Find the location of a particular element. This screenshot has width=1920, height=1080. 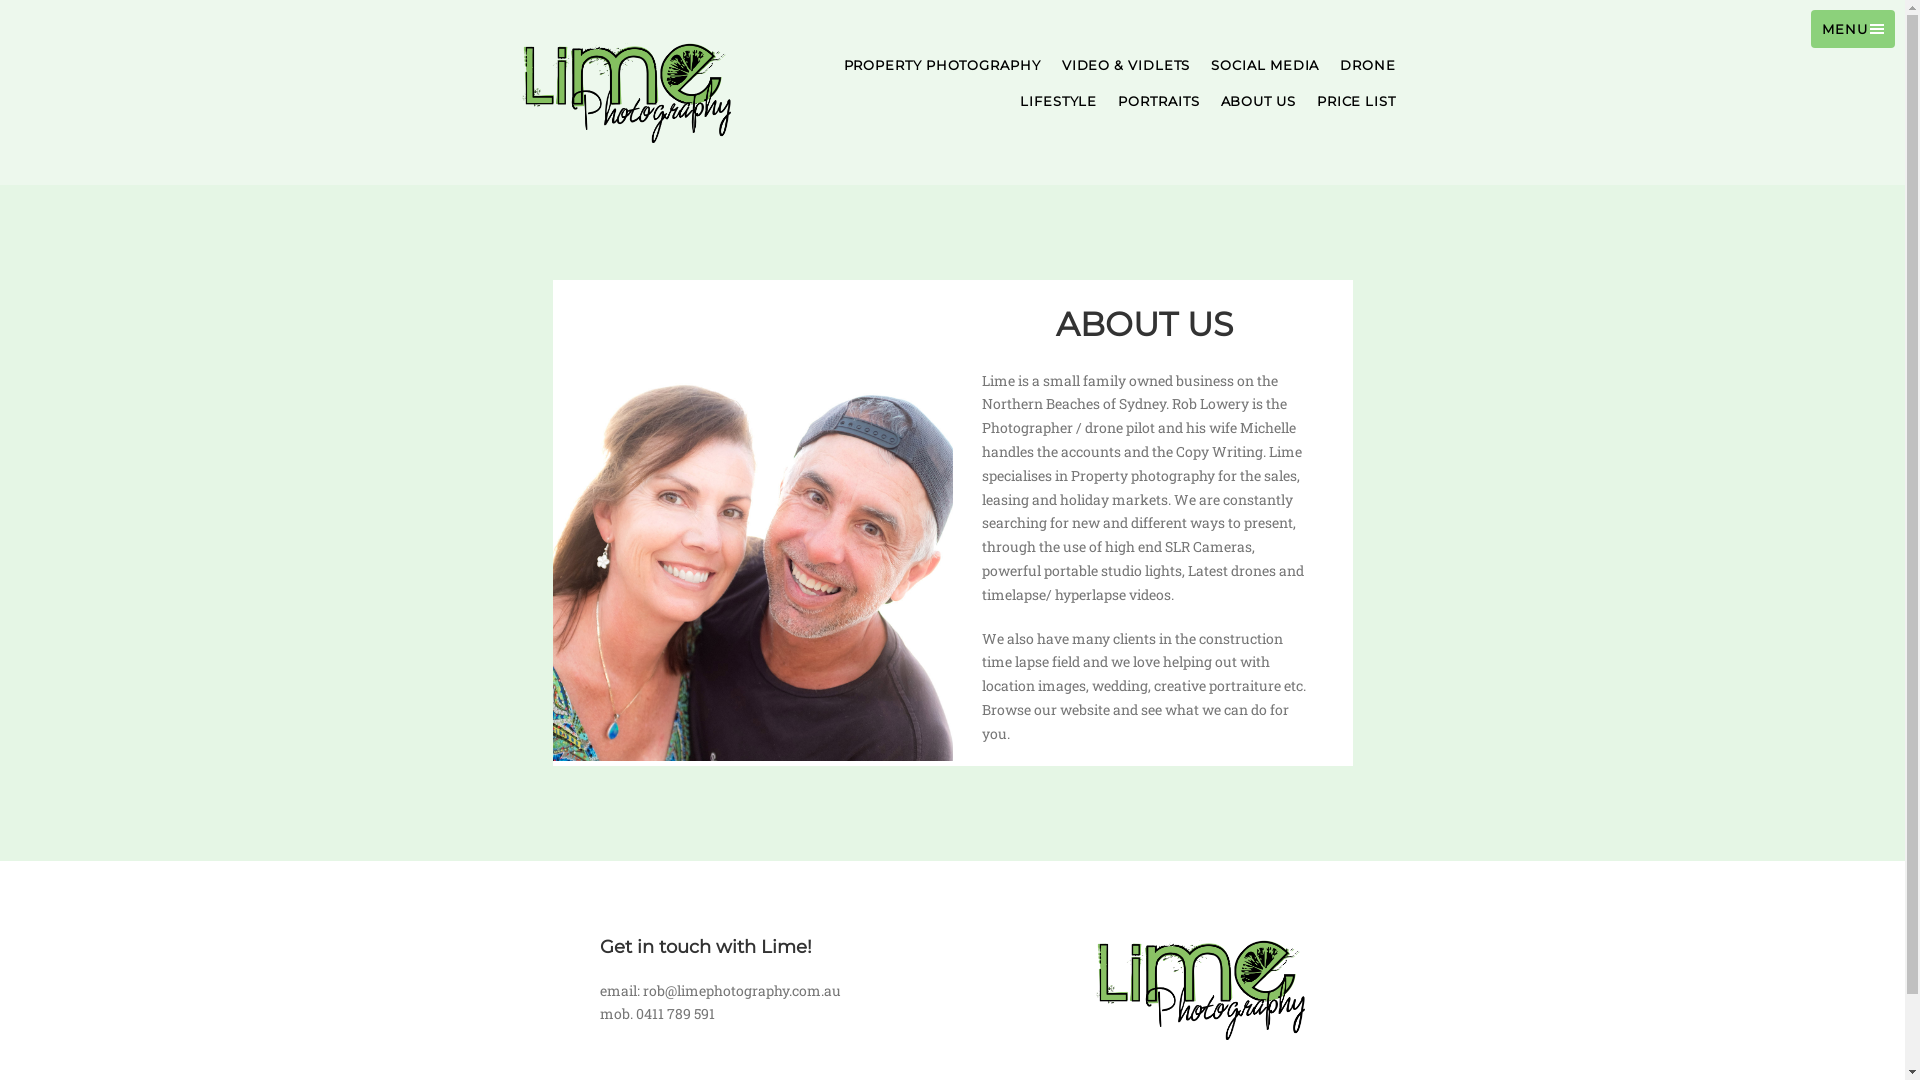

'VIDEO & VIDLETS' is located at coordinates (1126, 64).